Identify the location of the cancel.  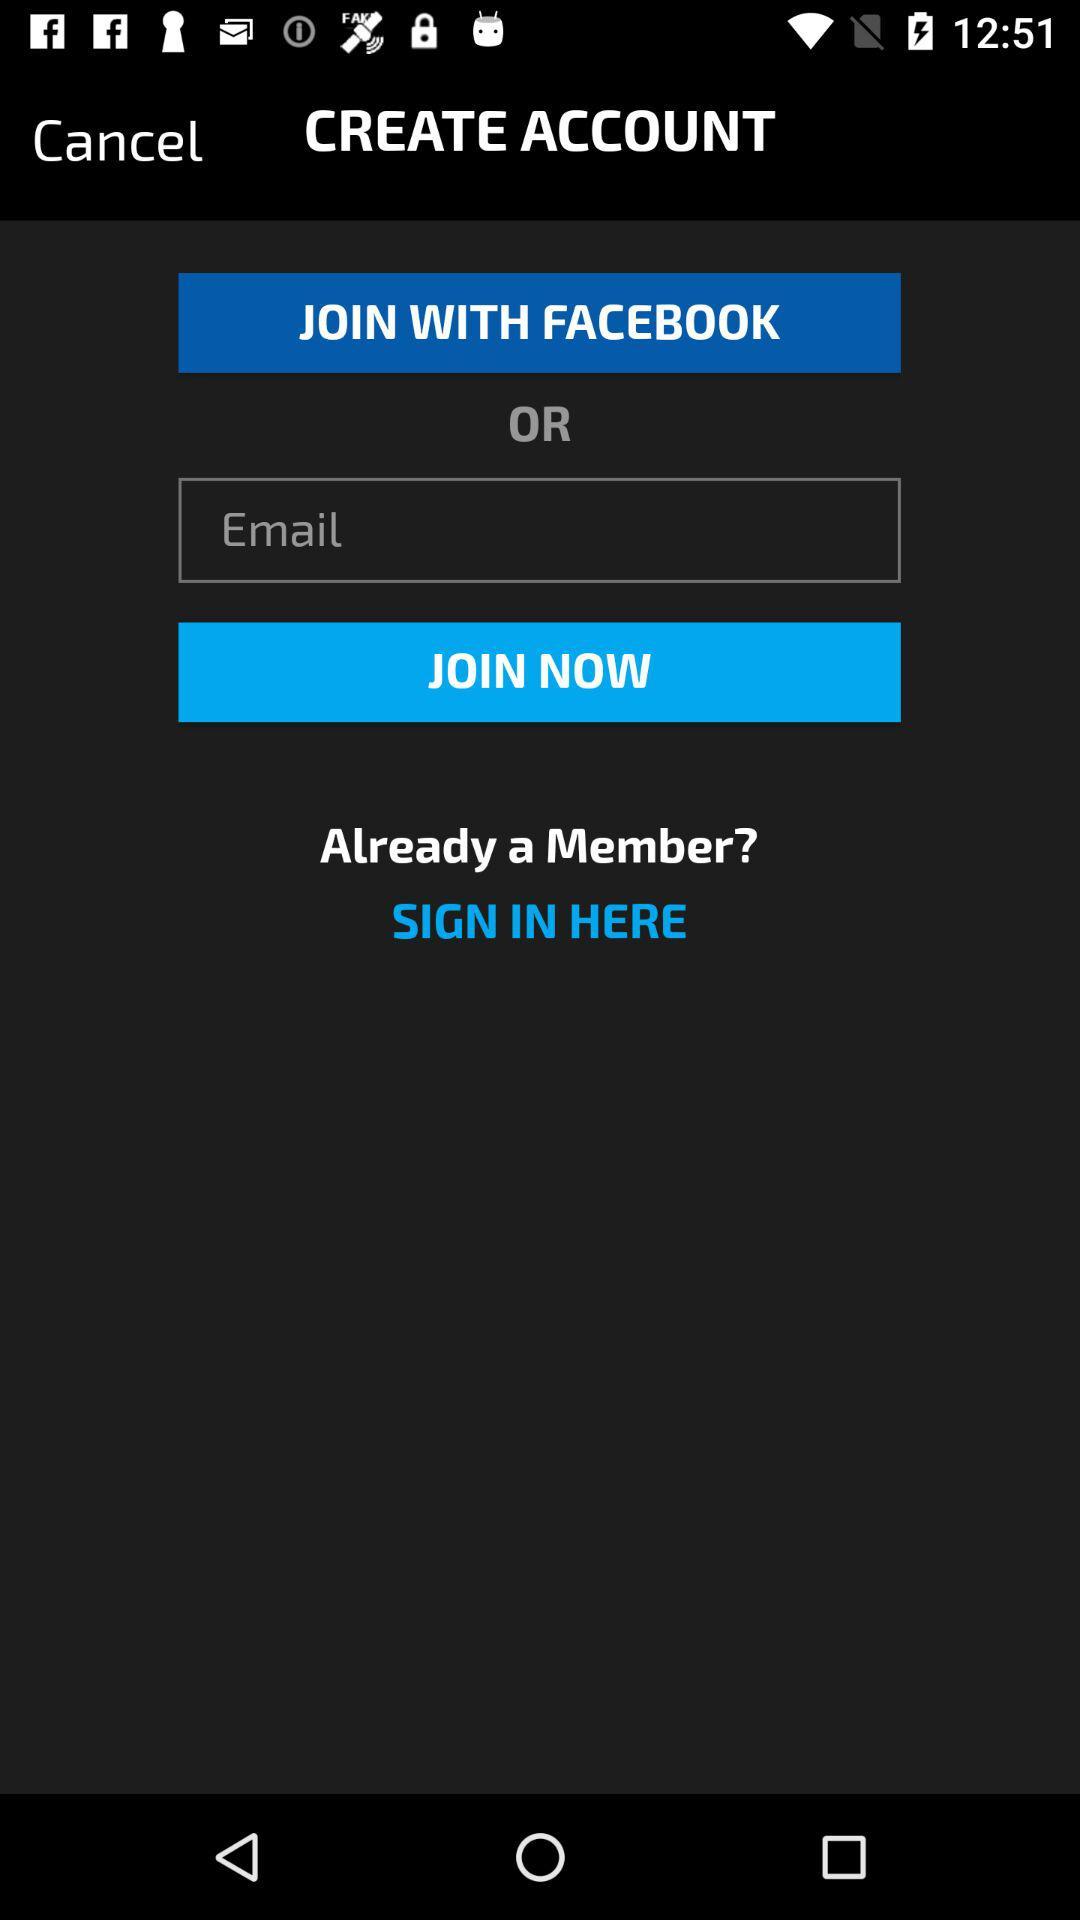
(117, 140).